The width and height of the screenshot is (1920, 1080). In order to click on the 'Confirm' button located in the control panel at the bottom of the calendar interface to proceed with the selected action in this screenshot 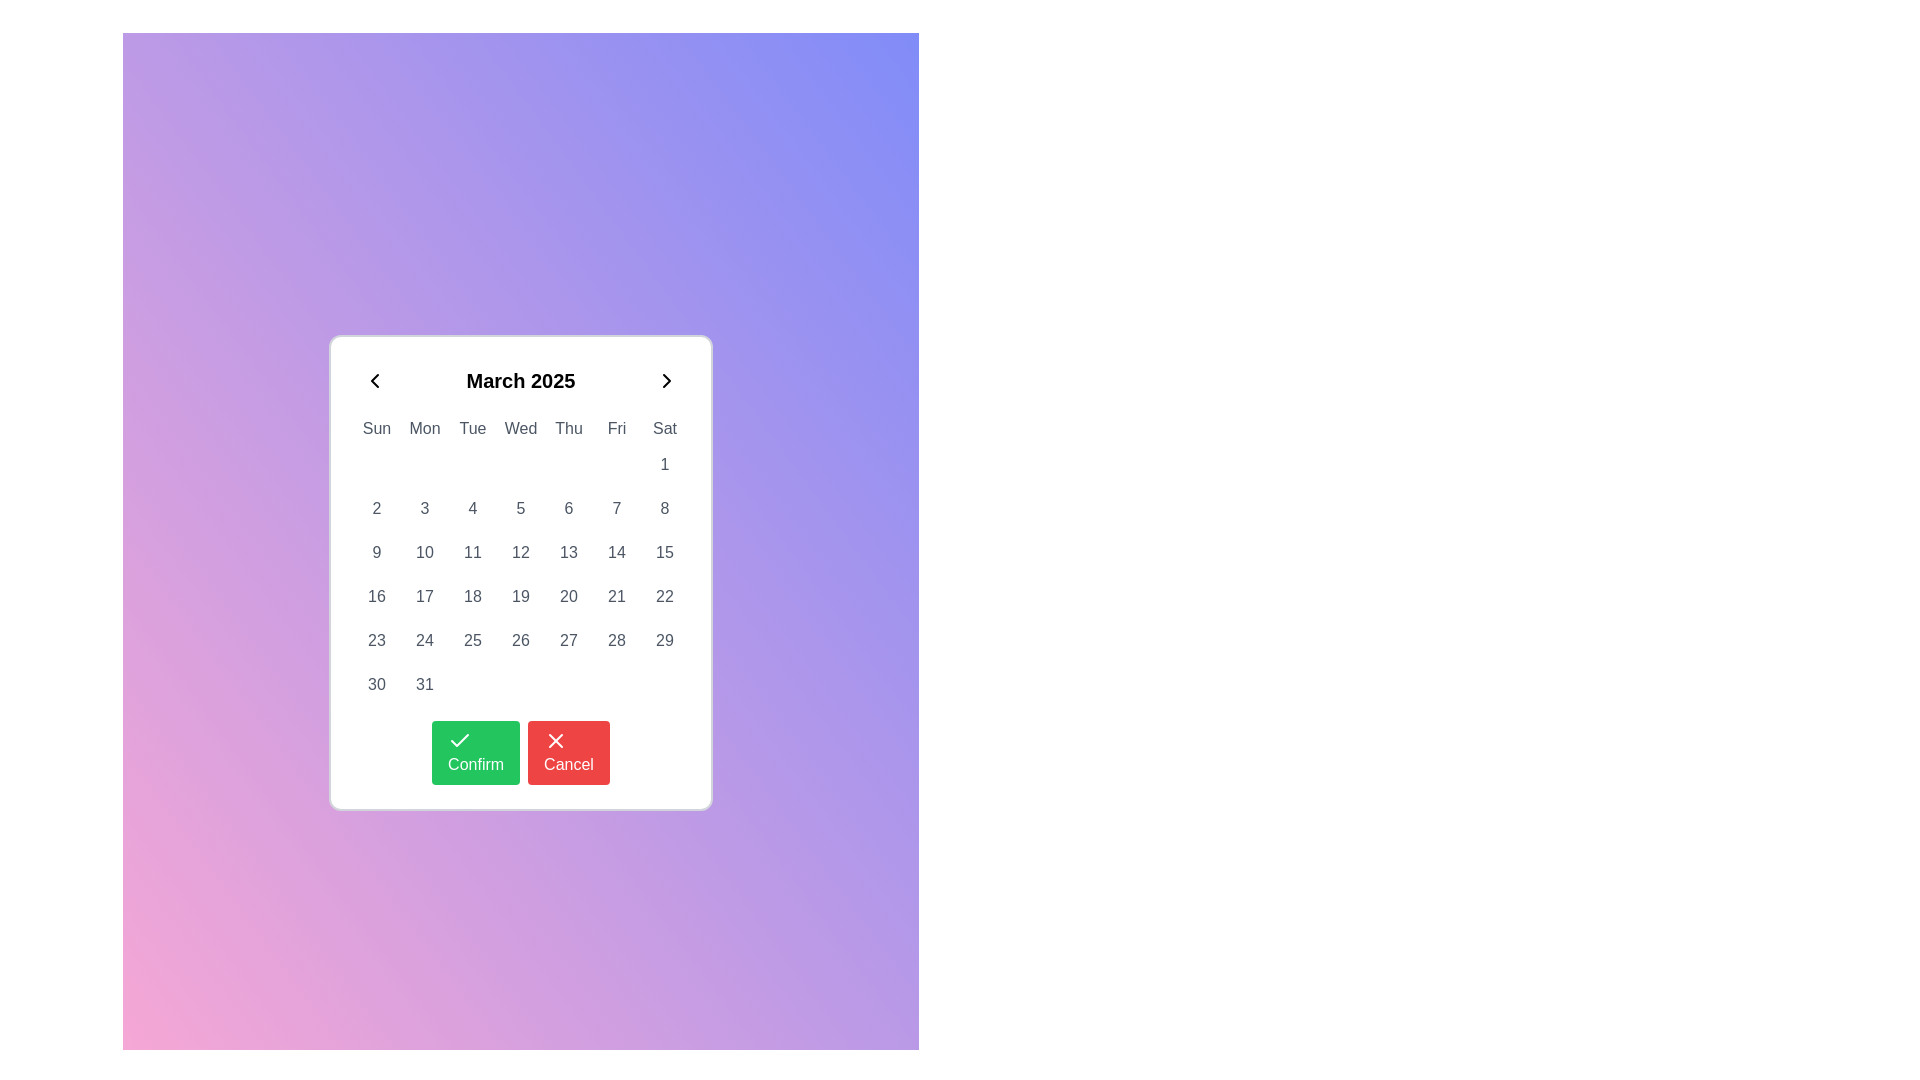, I will do `click(521, 744)`.